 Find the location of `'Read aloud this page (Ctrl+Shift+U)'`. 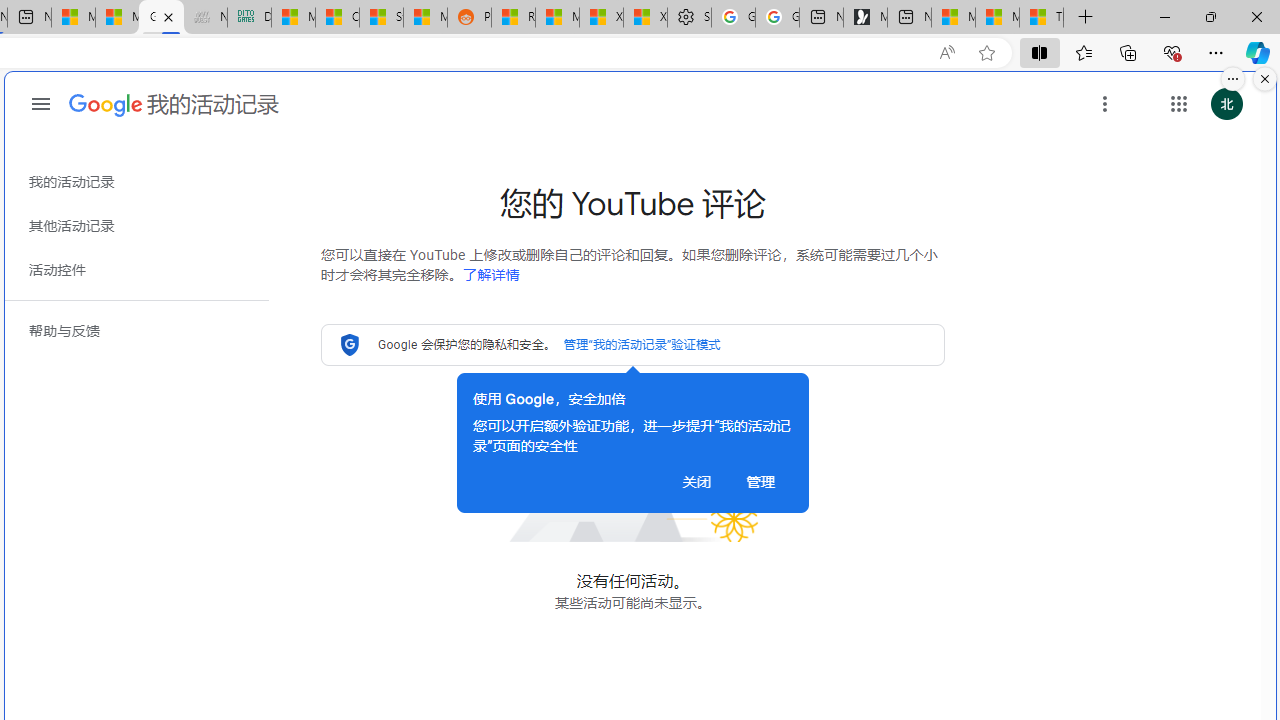

'Read aloud this page (Ctrl+Shift+U)' is located at coordinates (945, 52).